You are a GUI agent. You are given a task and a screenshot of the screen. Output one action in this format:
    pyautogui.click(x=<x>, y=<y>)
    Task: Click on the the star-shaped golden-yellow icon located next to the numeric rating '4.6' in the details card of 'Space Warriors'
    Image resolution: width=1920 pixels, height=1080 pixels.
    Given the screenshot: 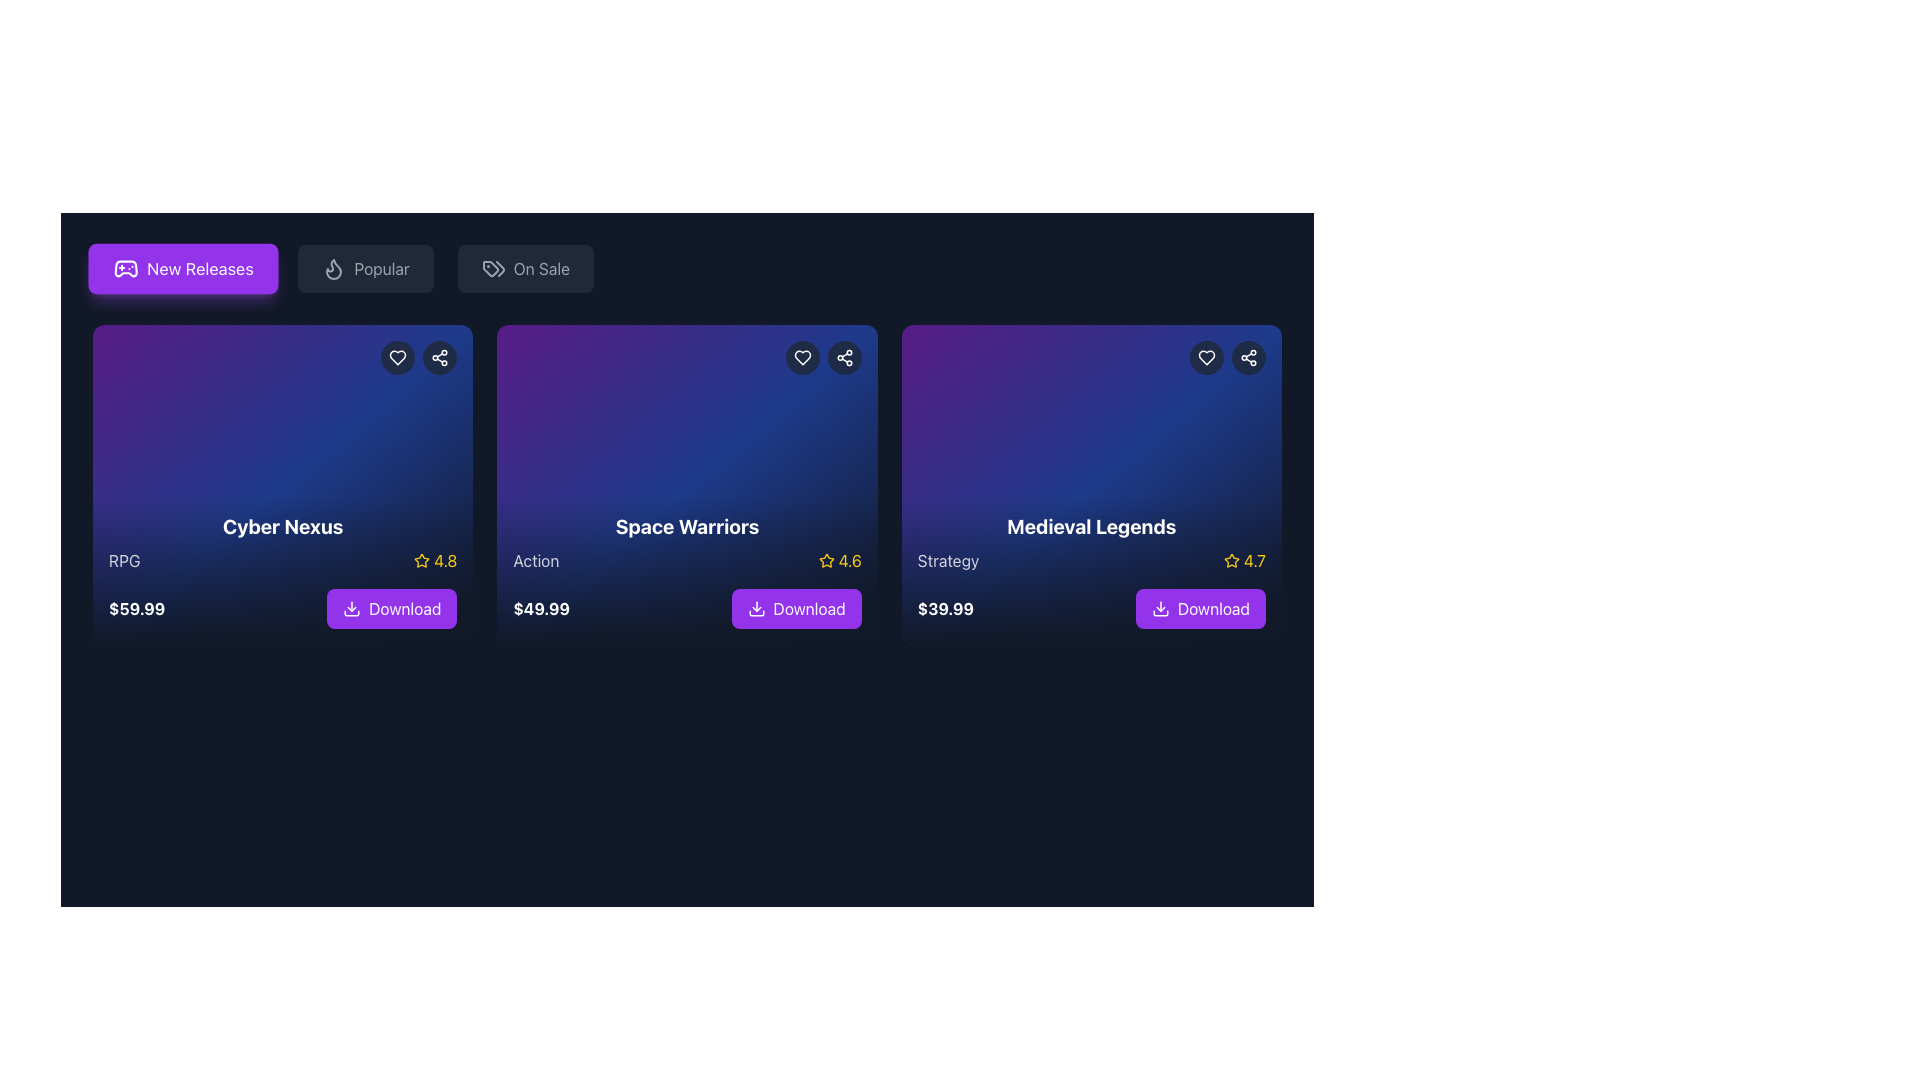 What is the action you would take?
    pyautogui.click(x=826, y=560)
    